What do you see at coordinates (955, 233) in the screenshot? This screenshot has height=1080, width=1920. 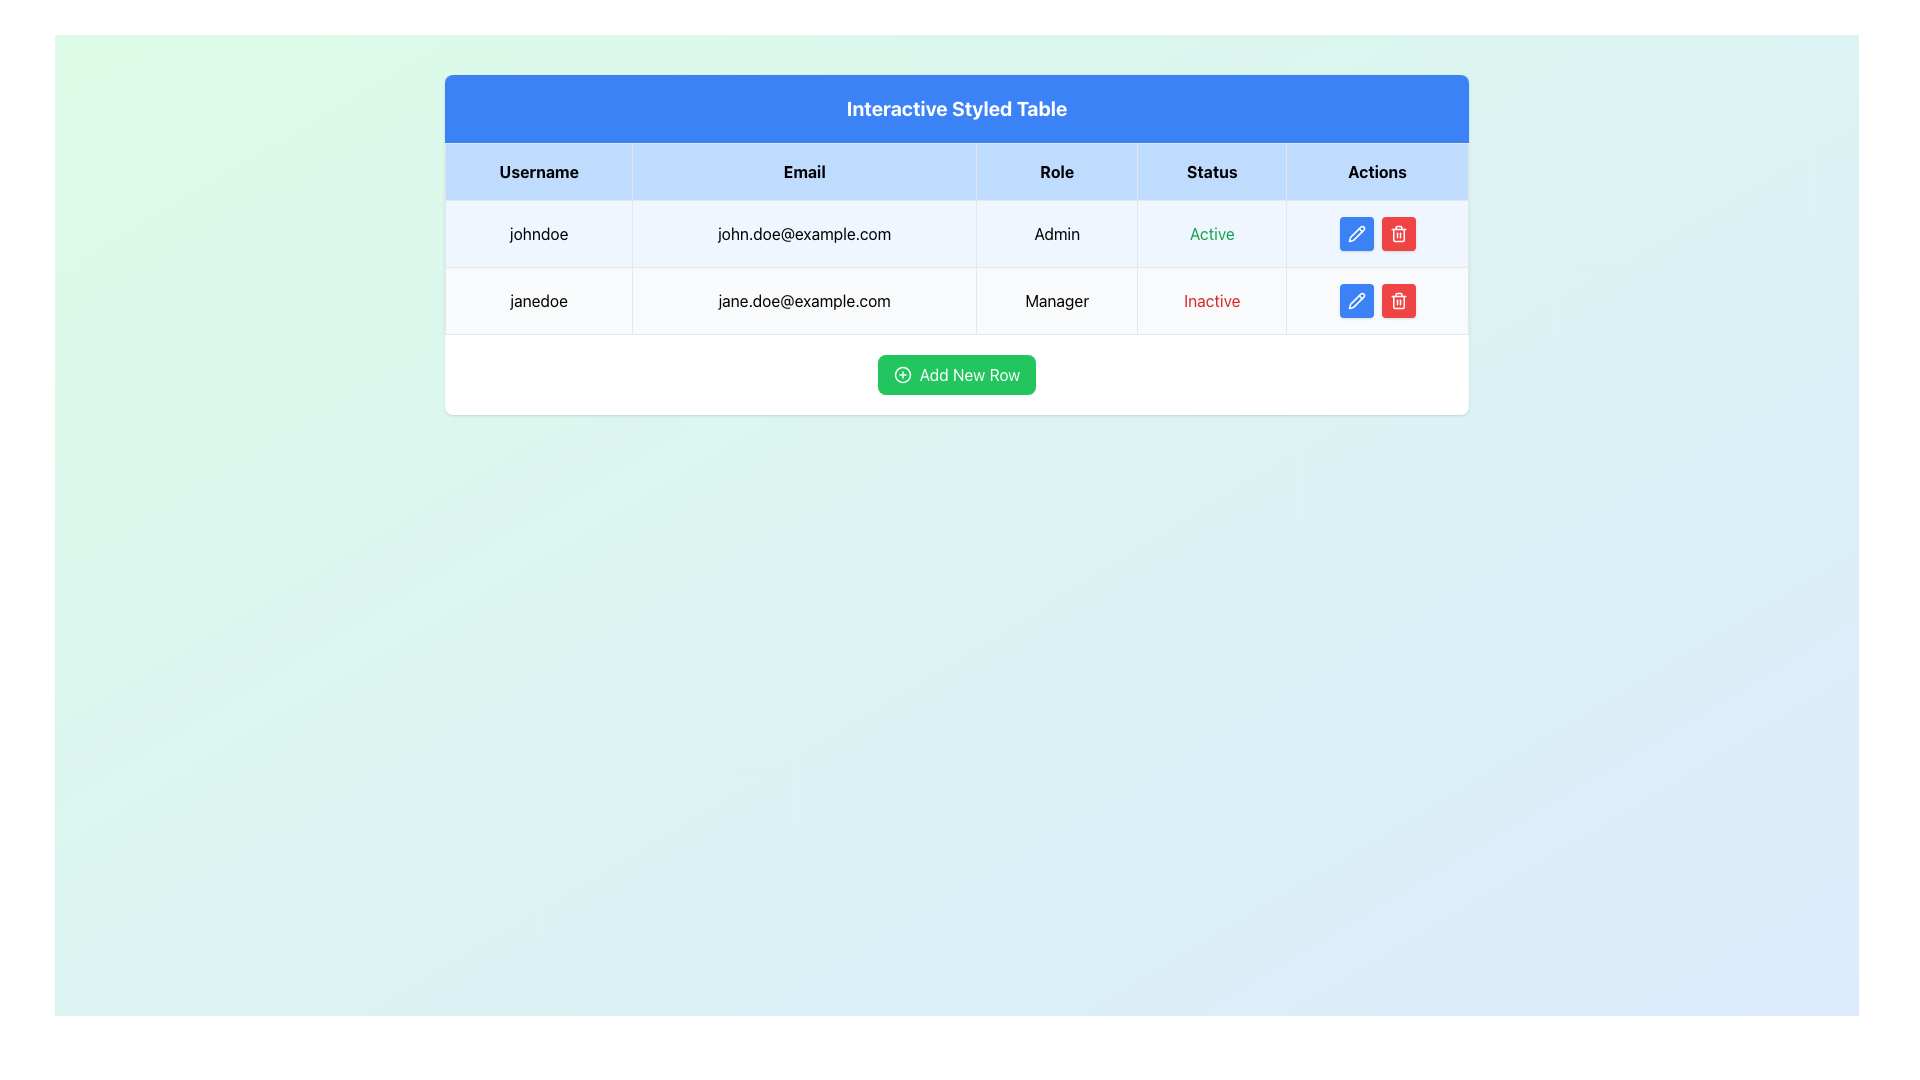 I see `the first row of the user information table` at bounding box center [955, 233].